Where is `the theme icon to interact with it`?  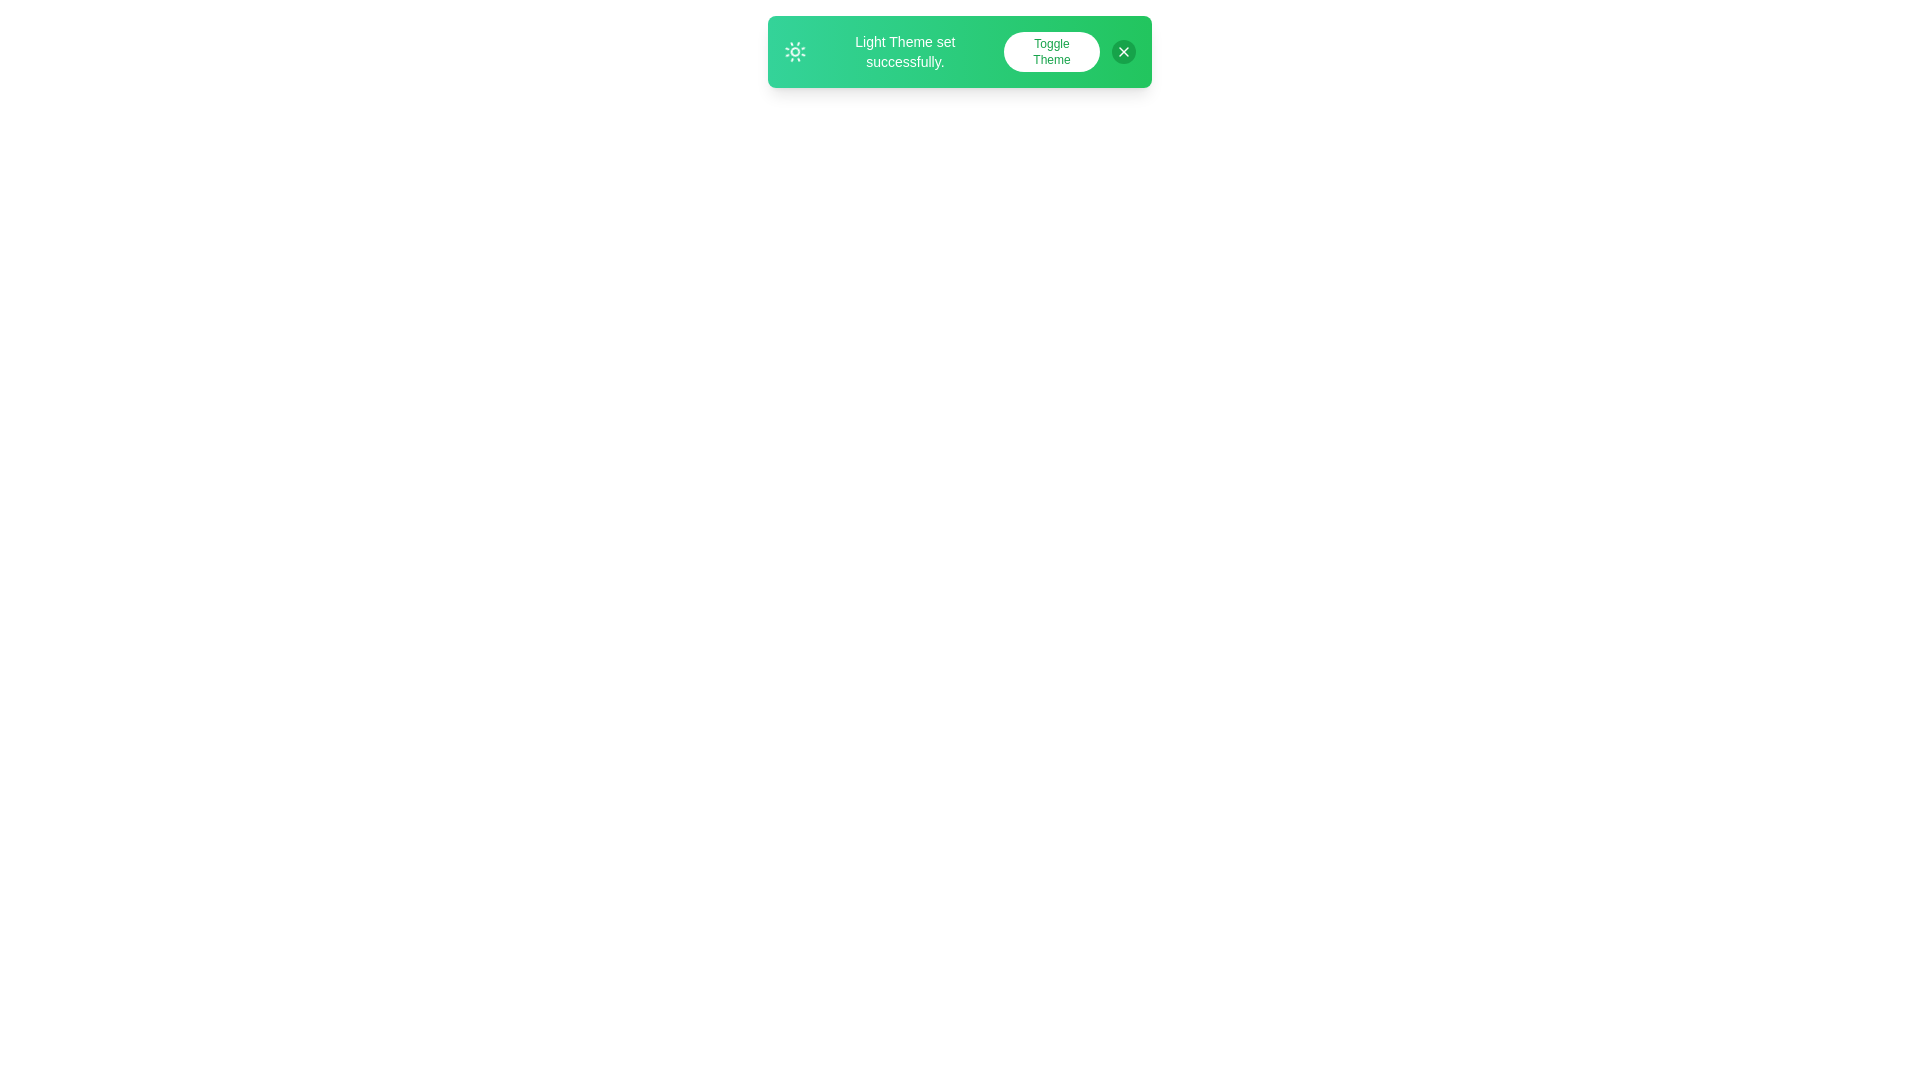 the theme icon to interact with it is located at coordinates (794, 50).